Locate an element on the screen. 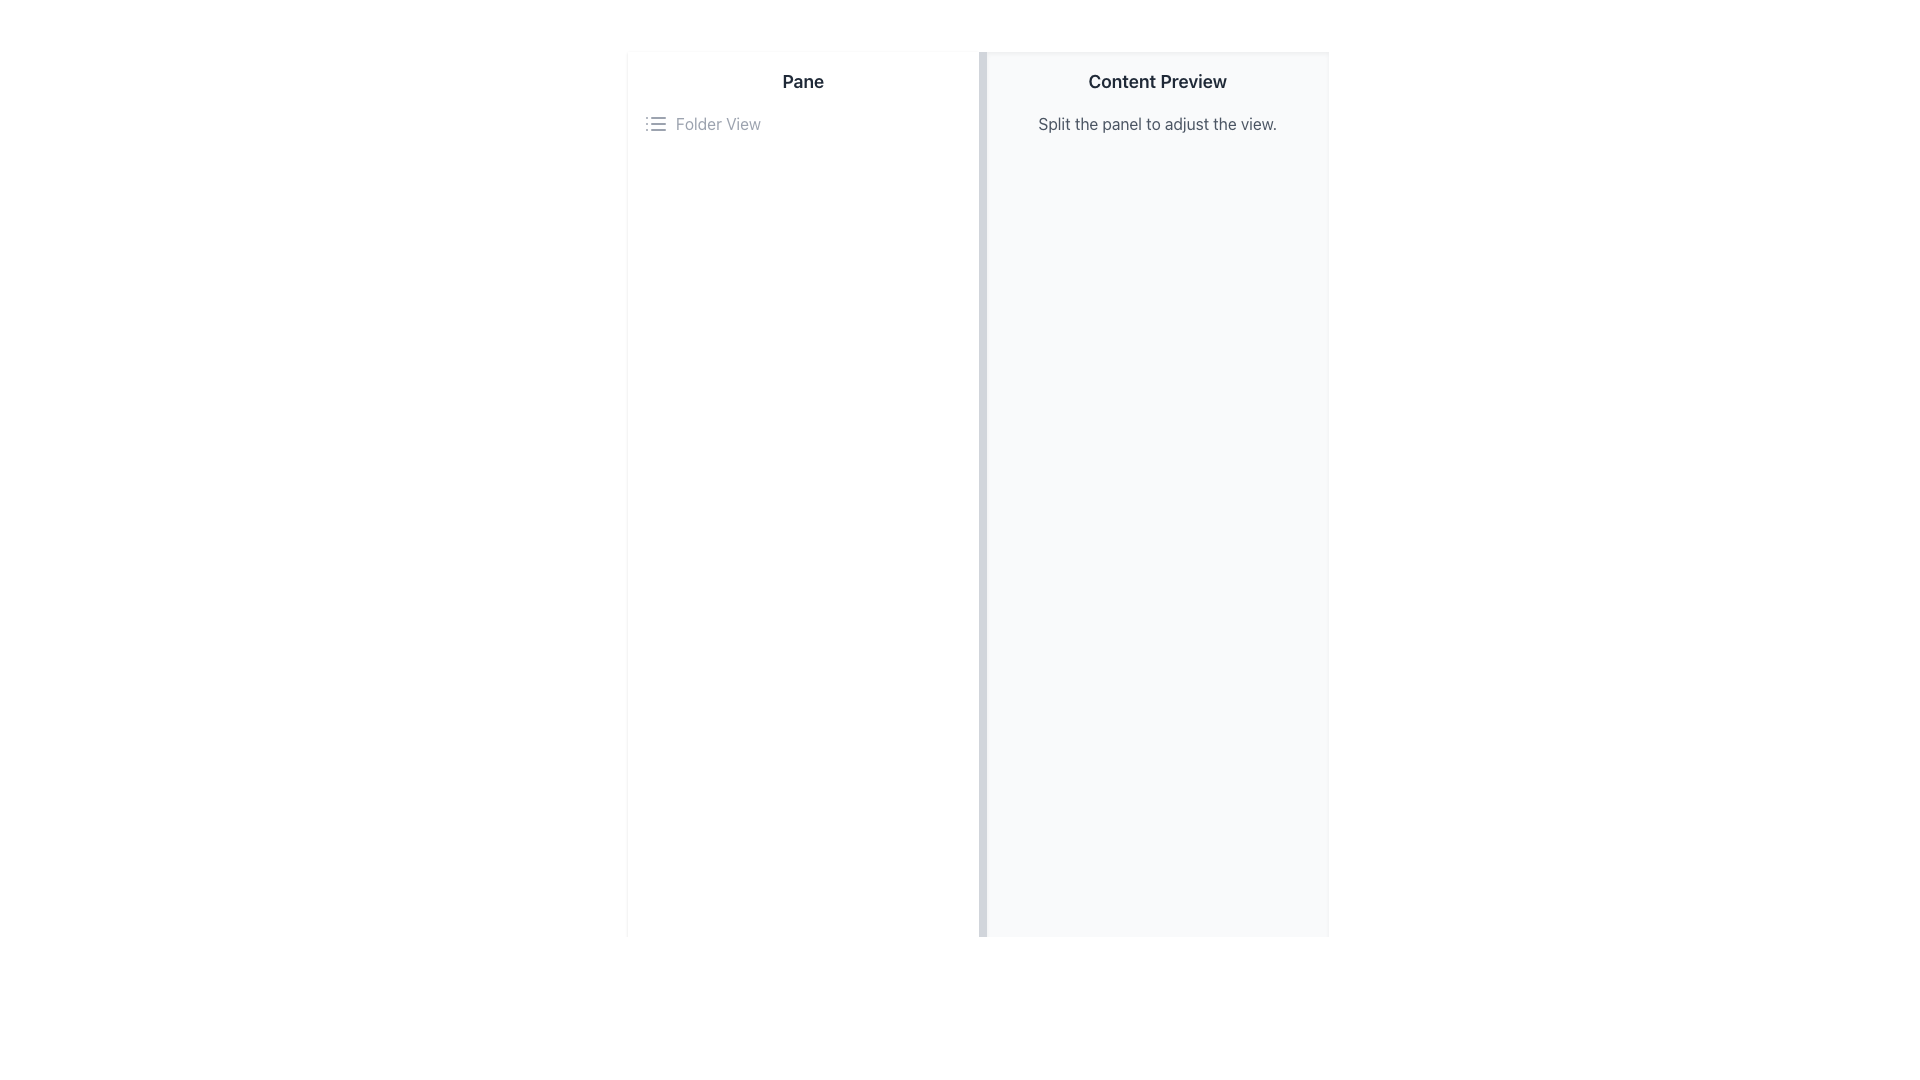 This screenshot has height=1080, width=1920. the list icon located next to the 'Folder View' label in the left panel, which consists of three horizontal lines with circles on the left is located at coordinates (656, 123).